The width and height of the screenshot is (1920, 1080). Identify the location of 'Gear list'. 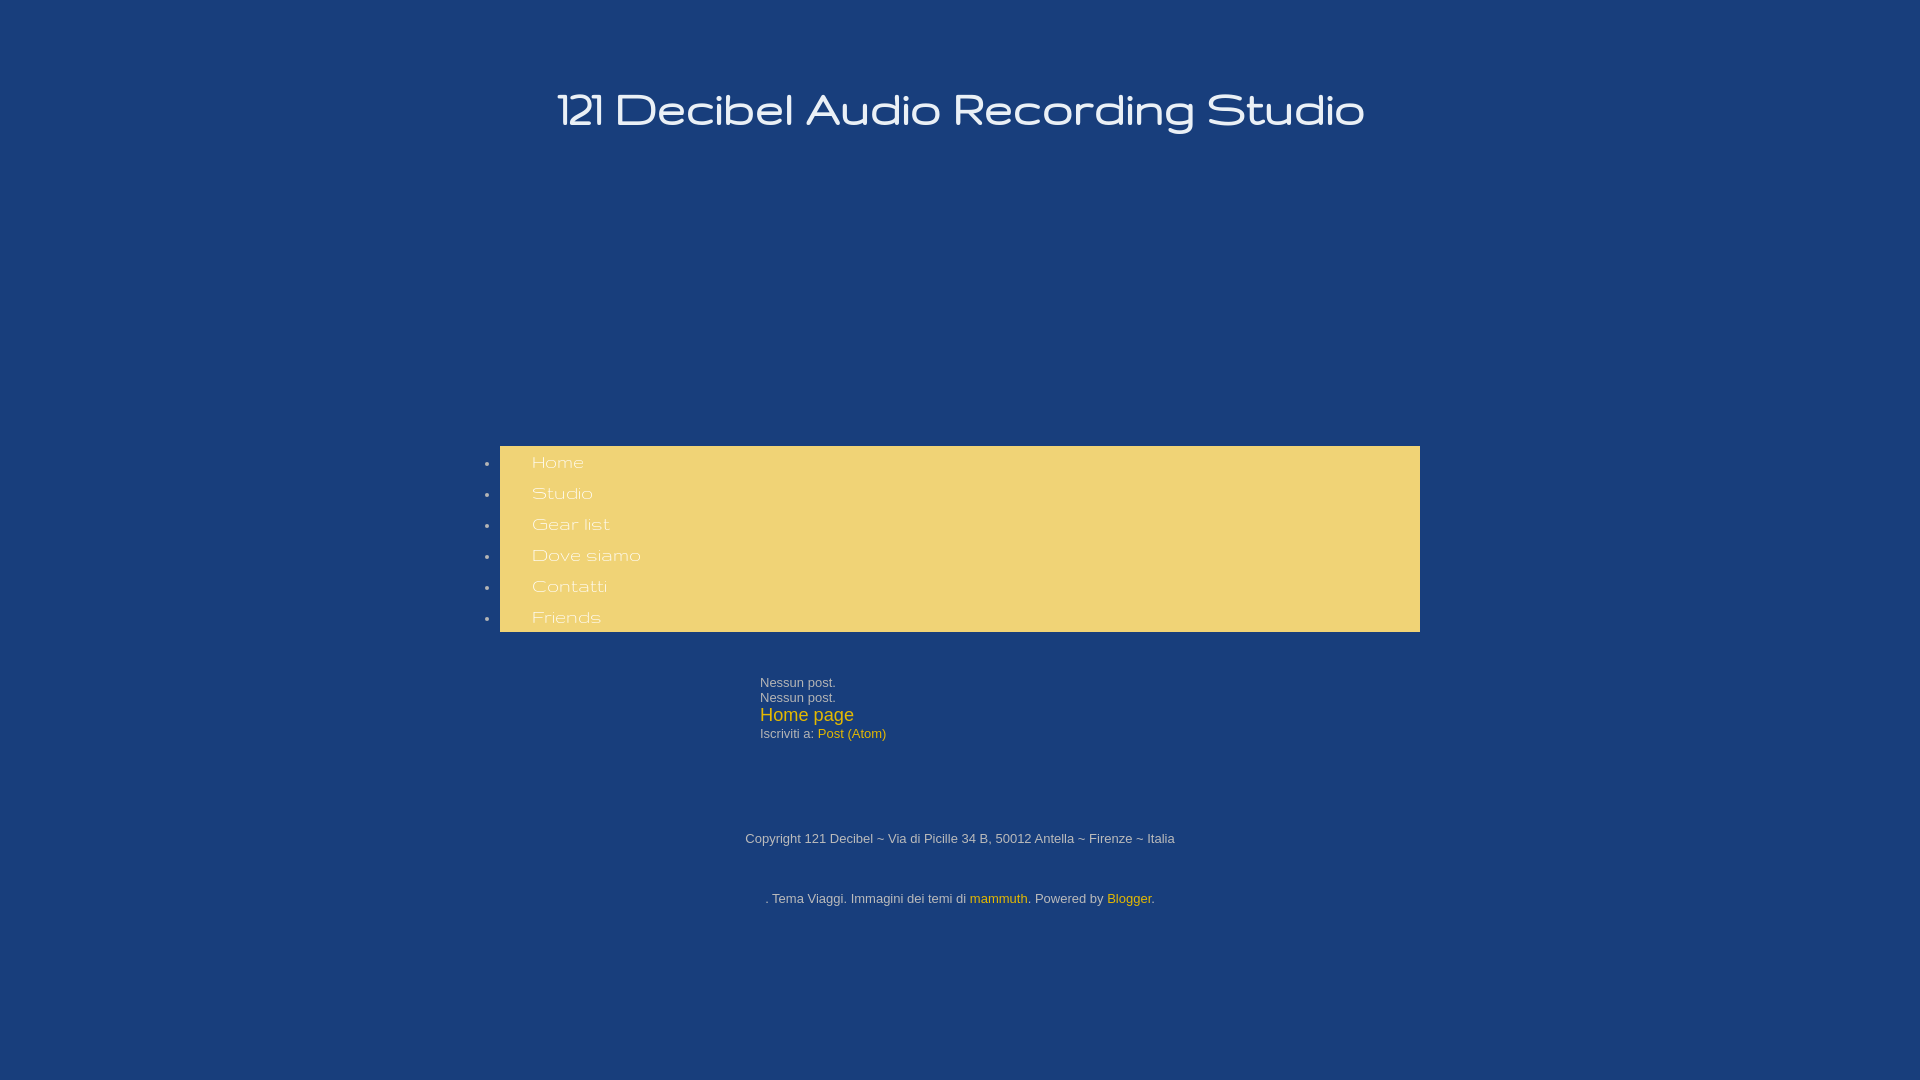
(570, 522).